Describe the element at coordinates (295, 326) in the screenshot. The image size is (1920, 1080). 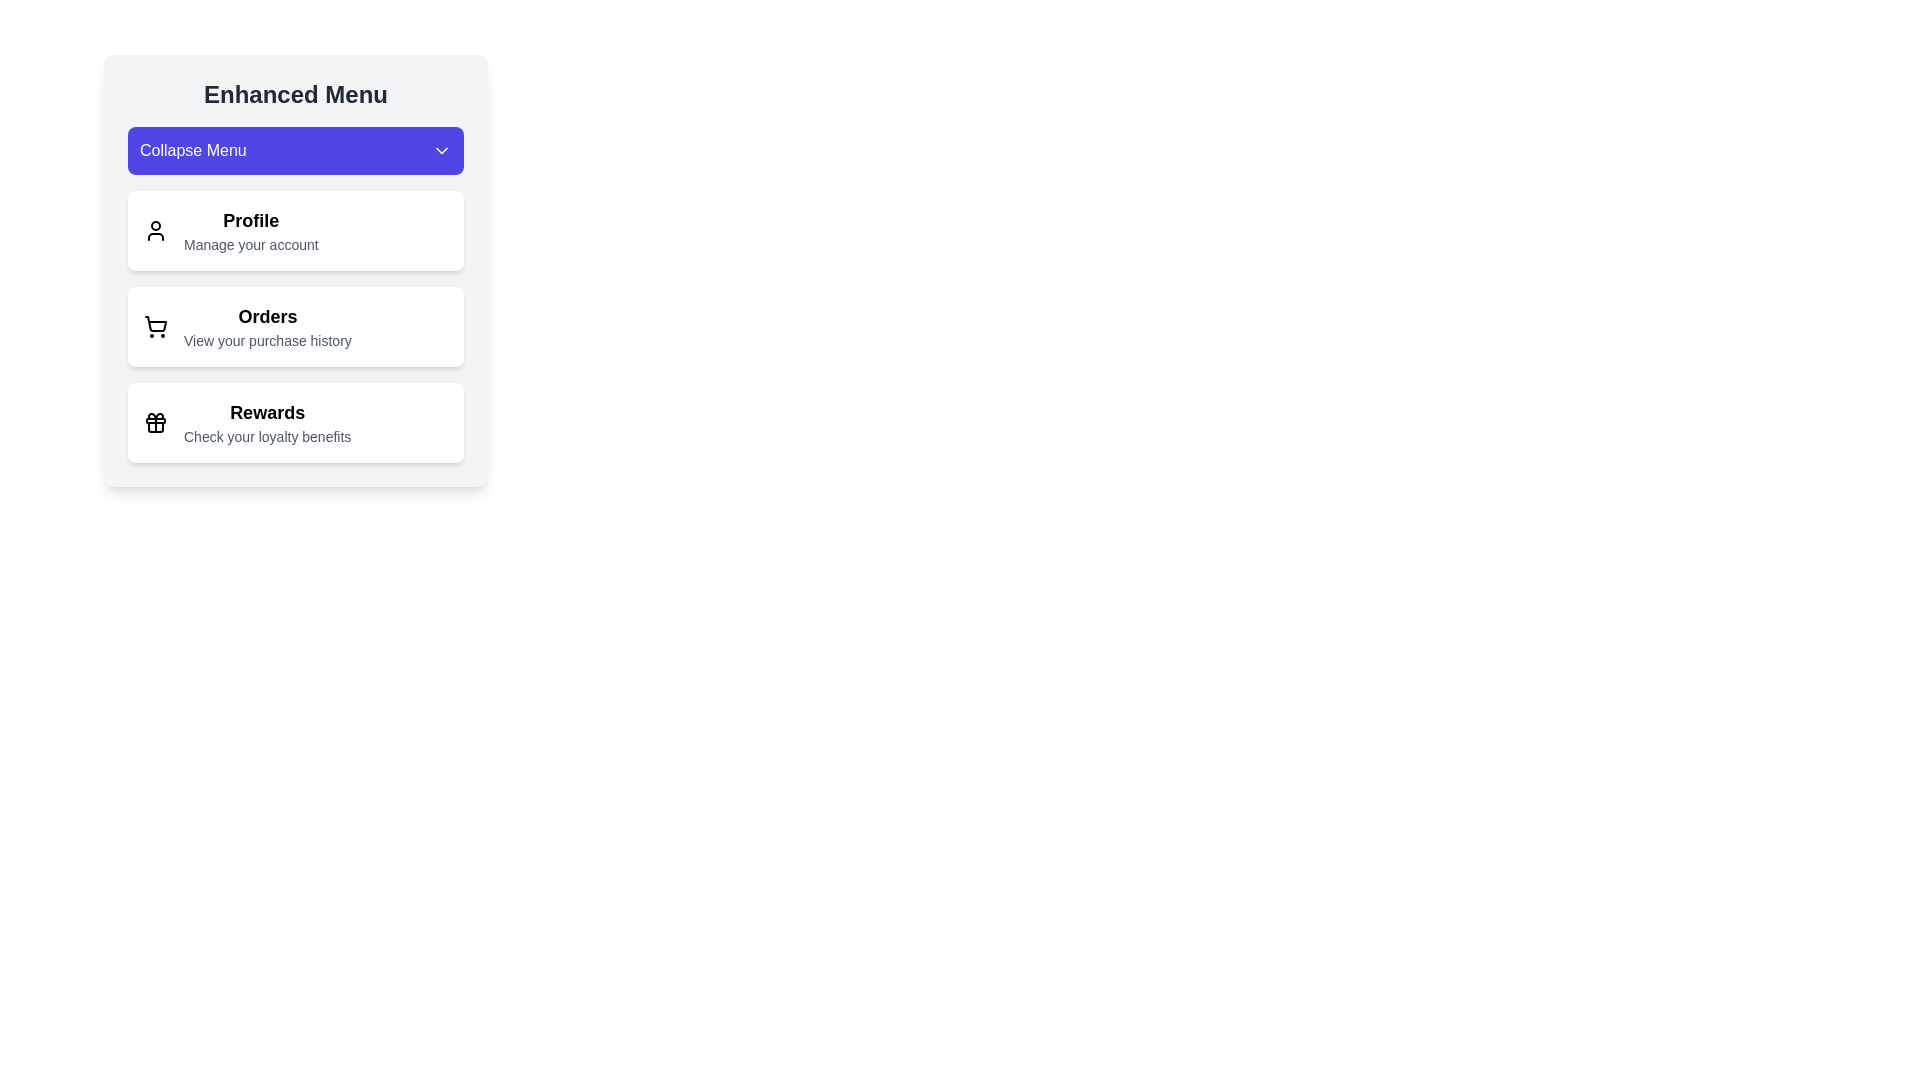
I see `the Menu panel with options that contains the items 'Profile', 'Orders', and 'Rewards', specifically targeting the element for interaction` at that location.